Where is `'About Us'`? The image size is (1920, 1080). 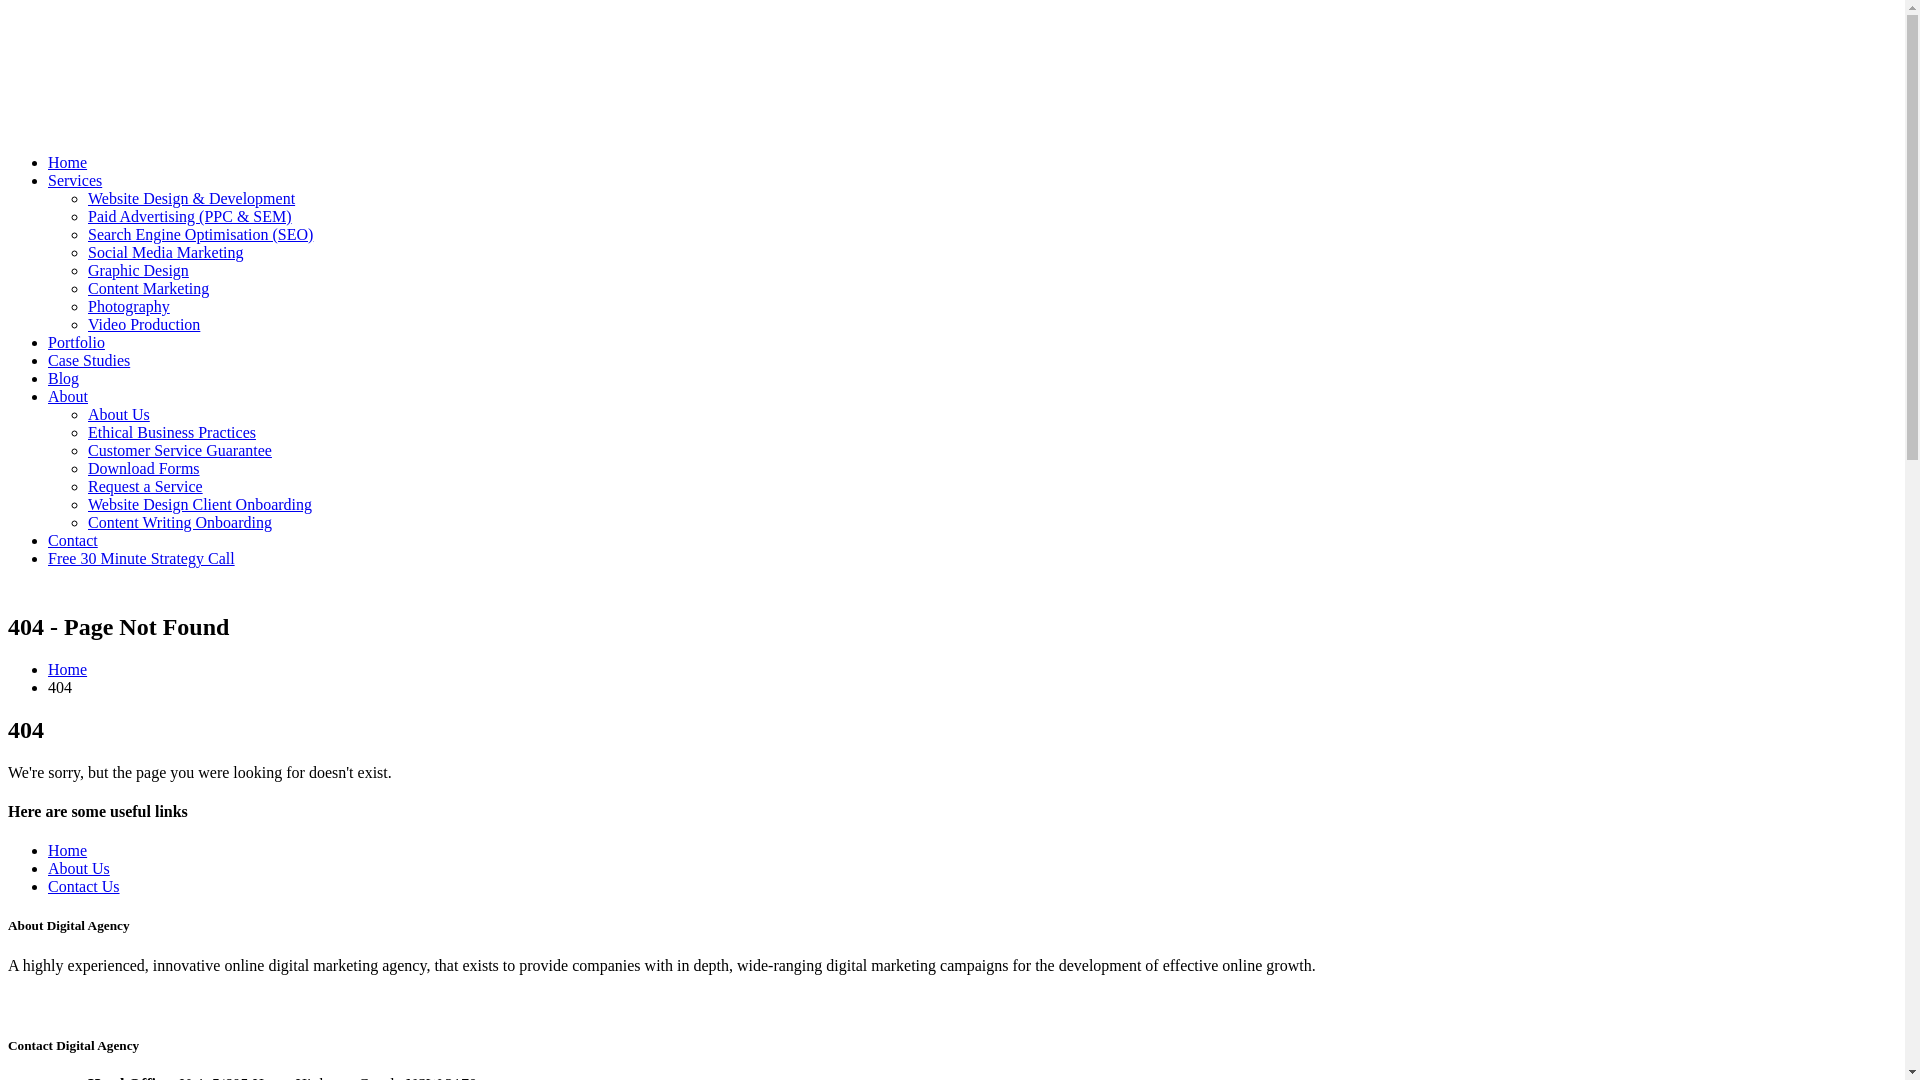
'About Us' is located at coordinates (118, 413).